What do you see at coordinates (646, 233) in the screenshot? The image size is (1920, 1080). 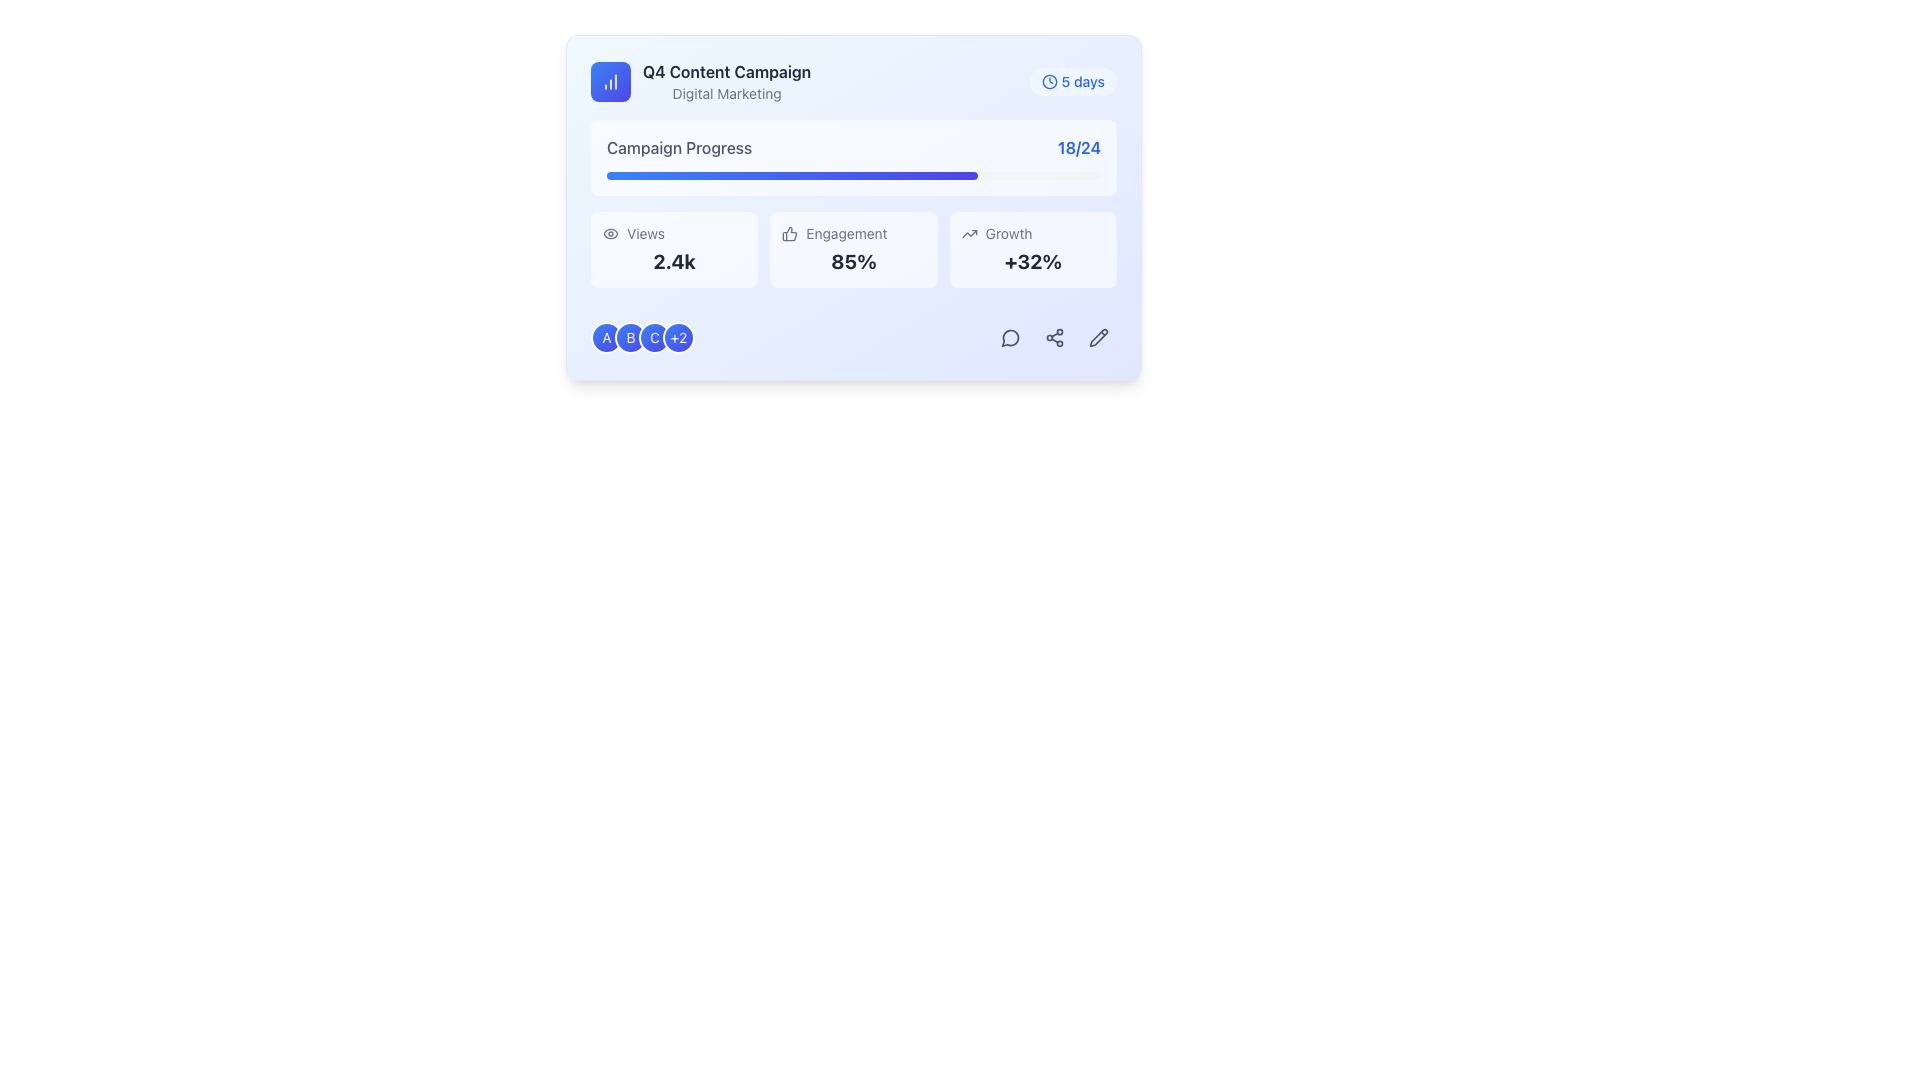 I see `the Static label indicating 'Views', which is positioned next to the 'eye' icon and above the numerical value '2.4k'` at bounding box center [646, 233].